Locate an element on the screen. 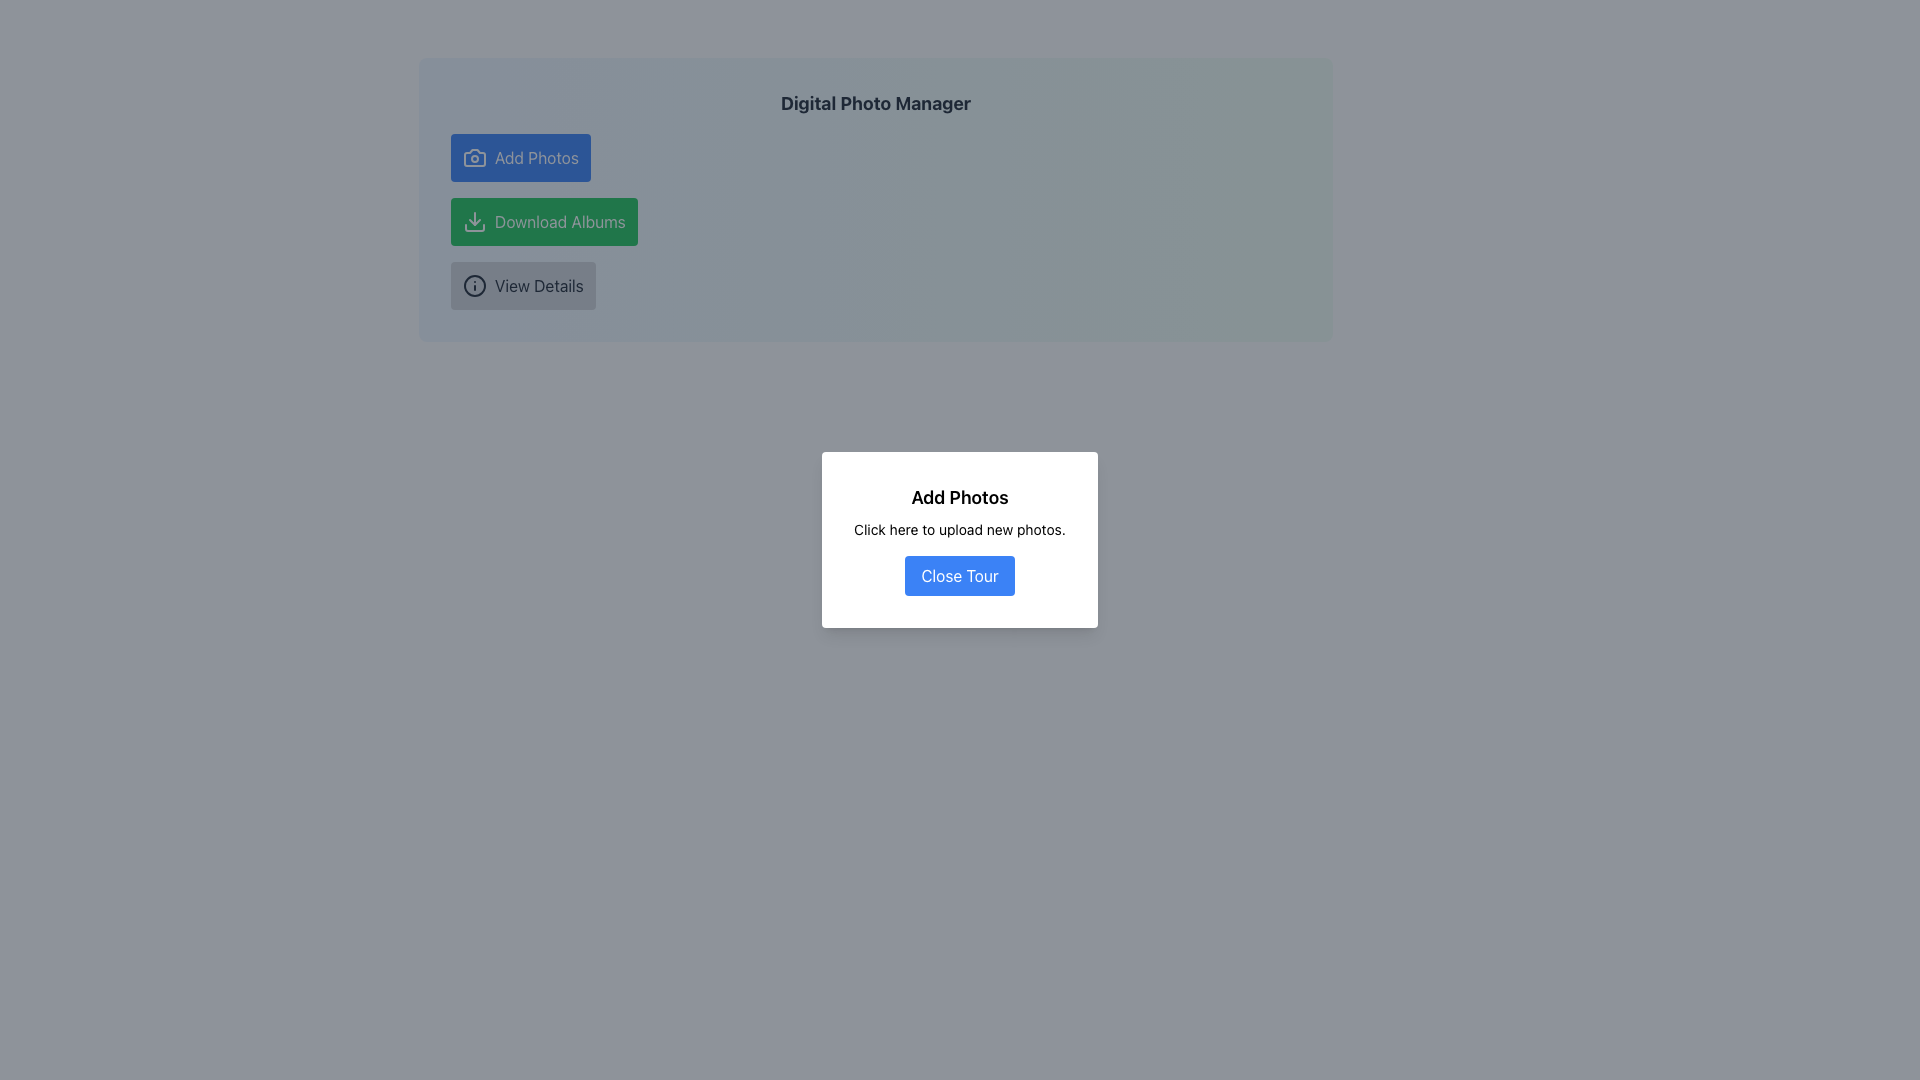  the text label within the button component that is located below the green 'Download Albums' button is located at coordinates (539, 285).